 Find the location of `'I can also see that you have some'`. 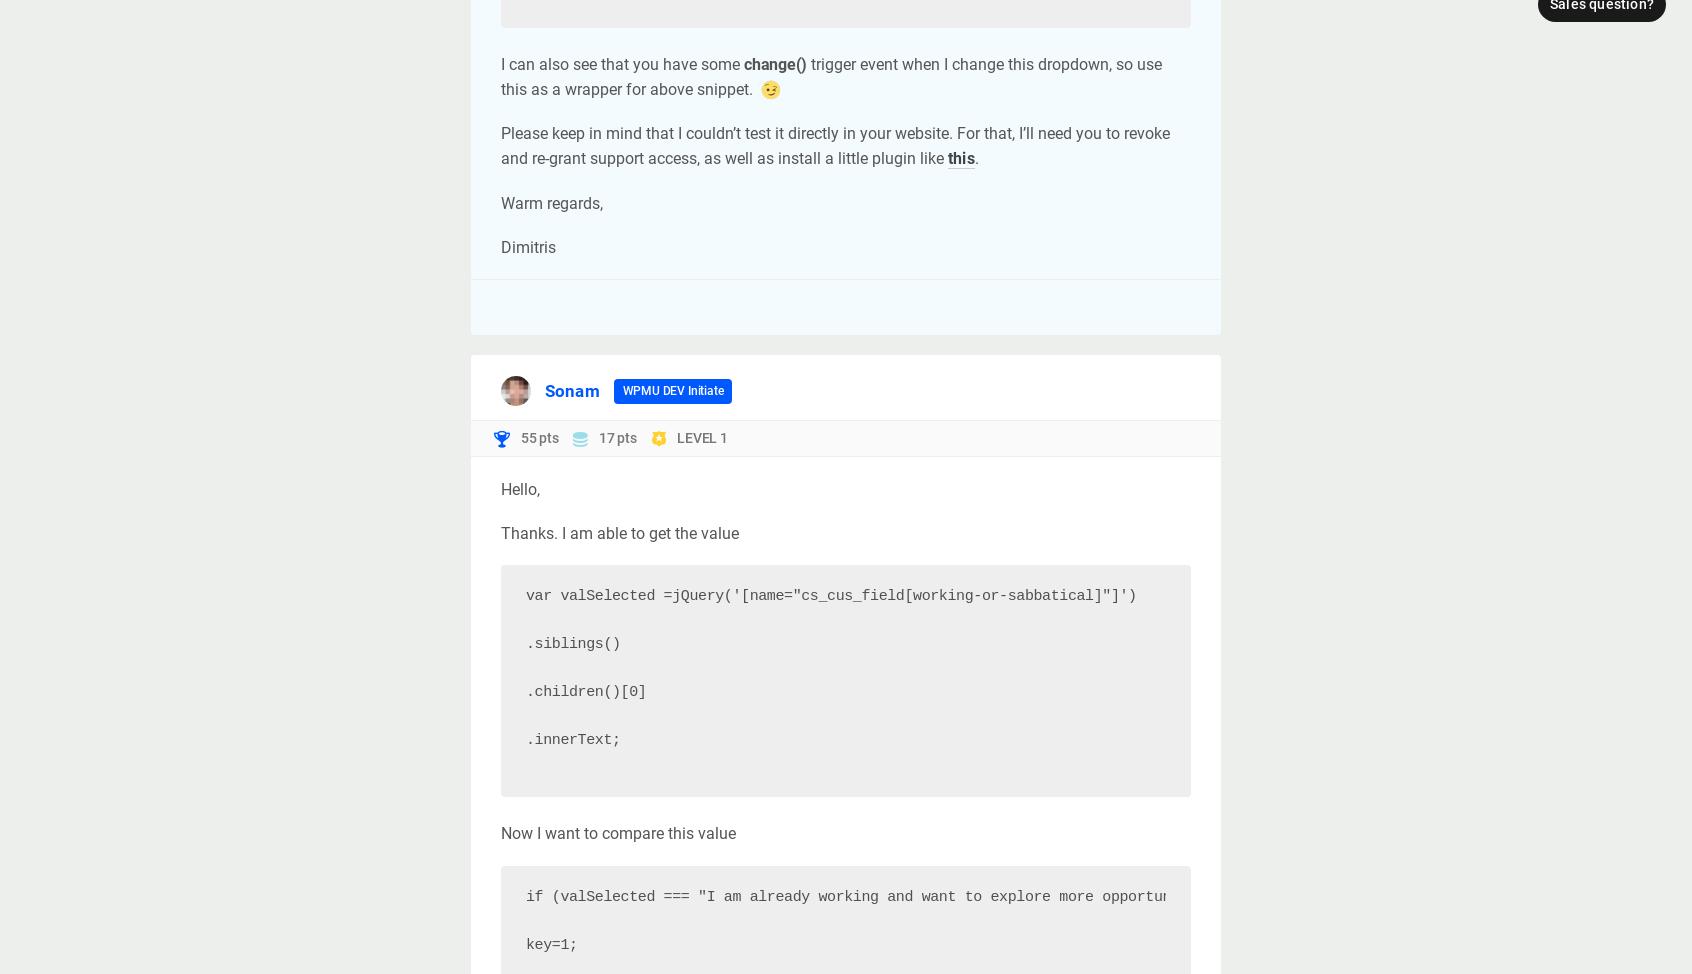

'I can also see that you have some' is located at coordinates (501, 64).